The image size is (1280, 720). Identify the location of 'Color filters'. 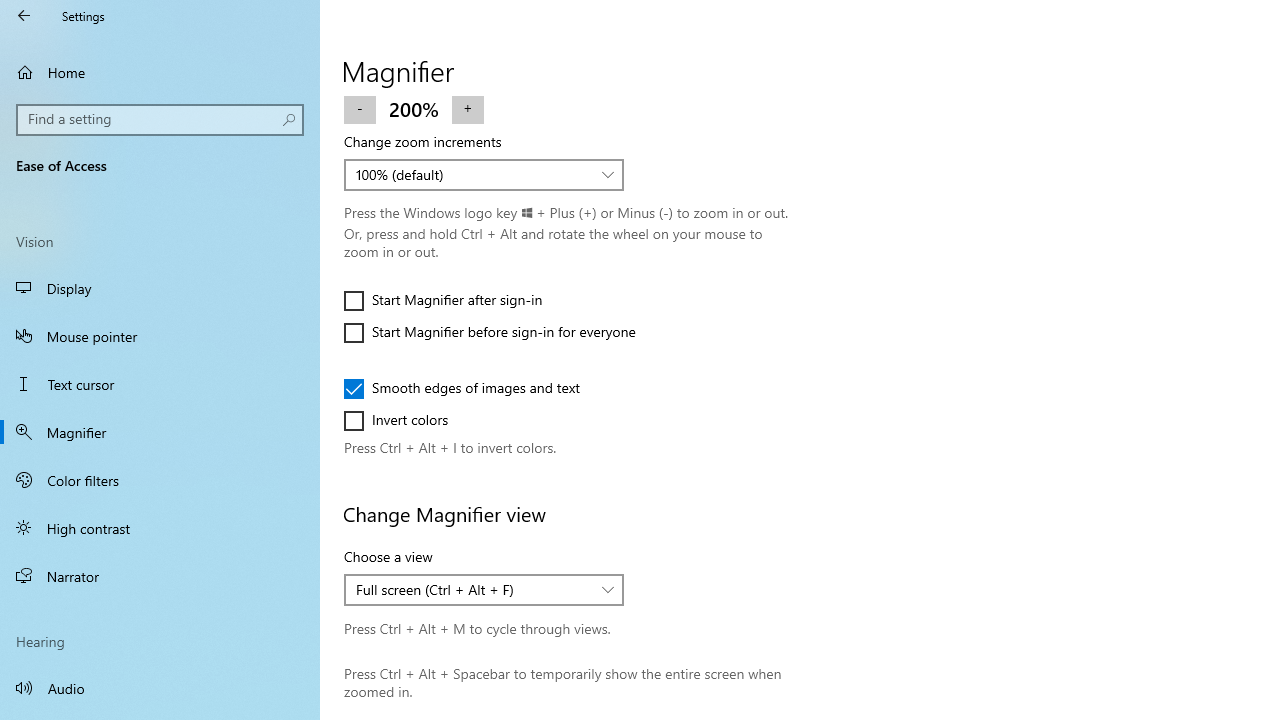
(160, 479).